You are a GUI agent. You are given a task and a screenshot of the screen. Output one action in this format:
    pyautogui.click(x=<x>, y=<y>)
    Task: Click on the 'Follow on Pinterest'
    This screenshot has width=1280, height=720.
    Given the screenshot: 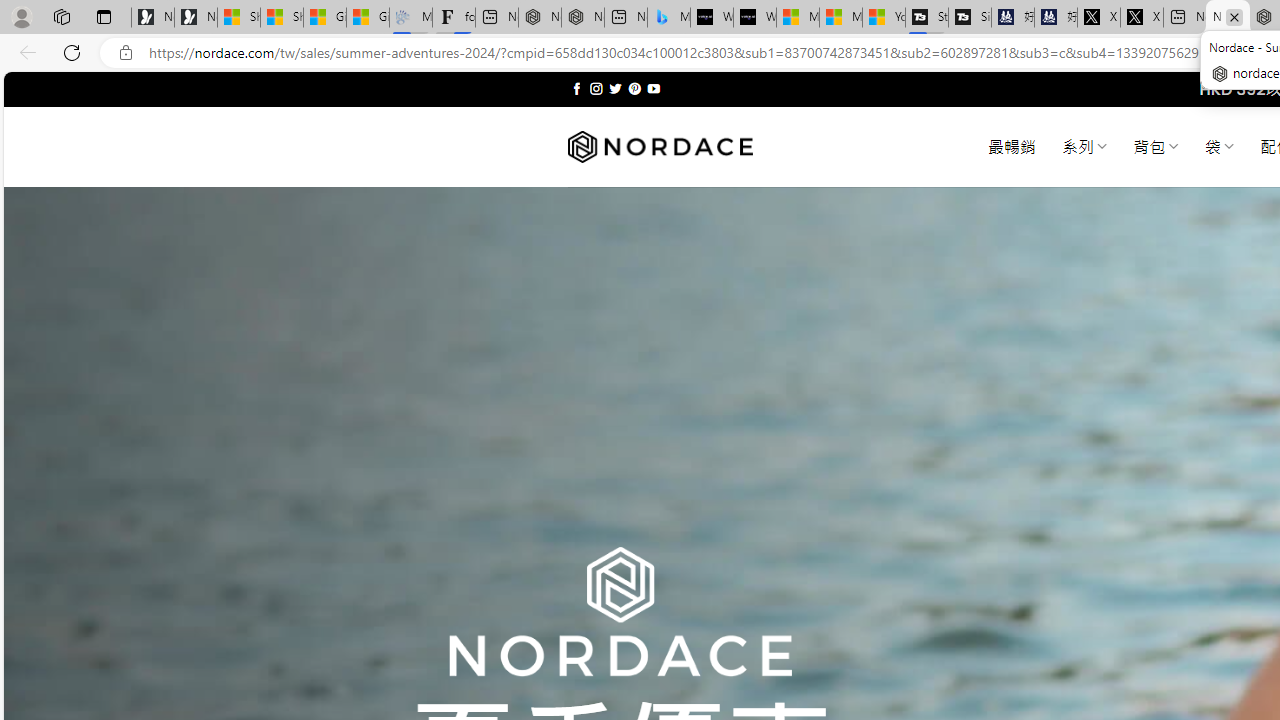 What is the action you would take?
    pyautogui.click(x=633, y=88)
    